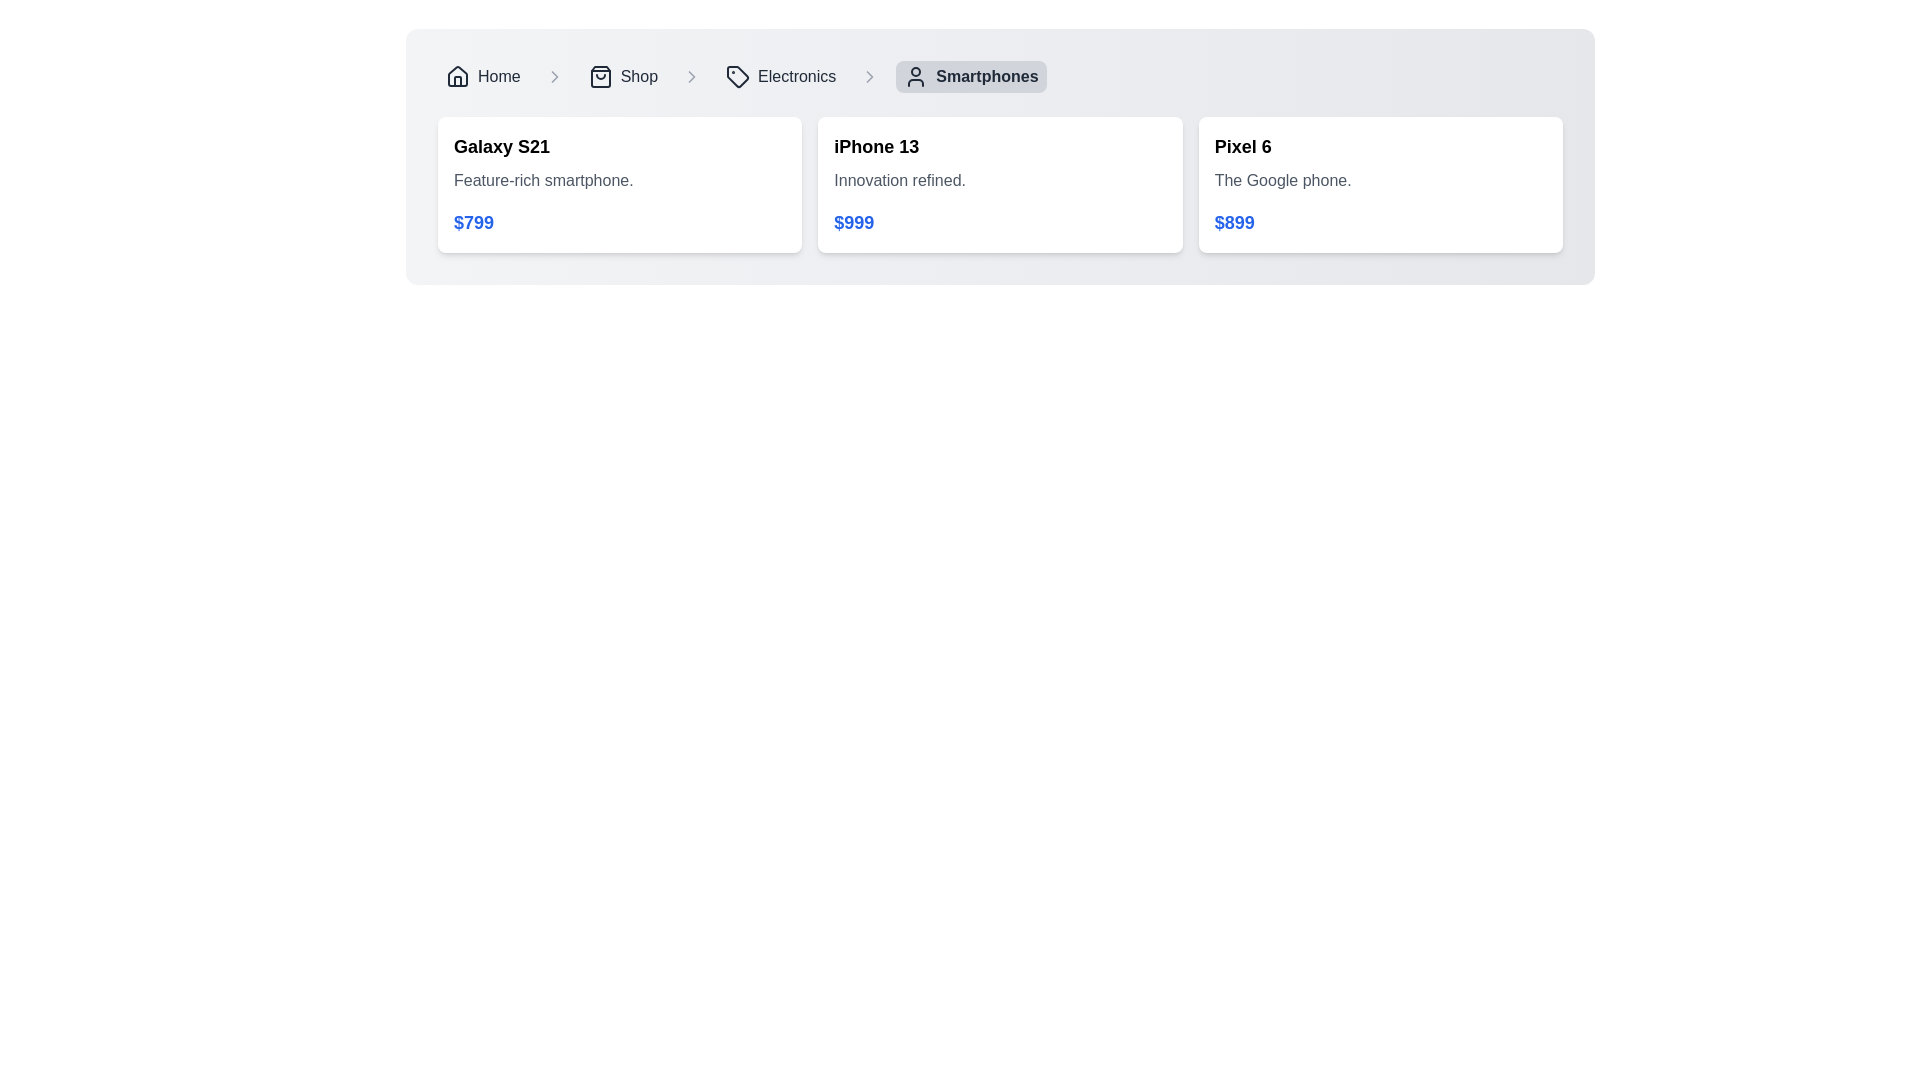 The width and height of the screenshot is (1920, 1080). I want to click on the 'Home' navigation icon located at the leftmost position in the breadcrumb navigation bar, aligned horizontally with 'Shop' and 'Electronics', so click(456, 76).